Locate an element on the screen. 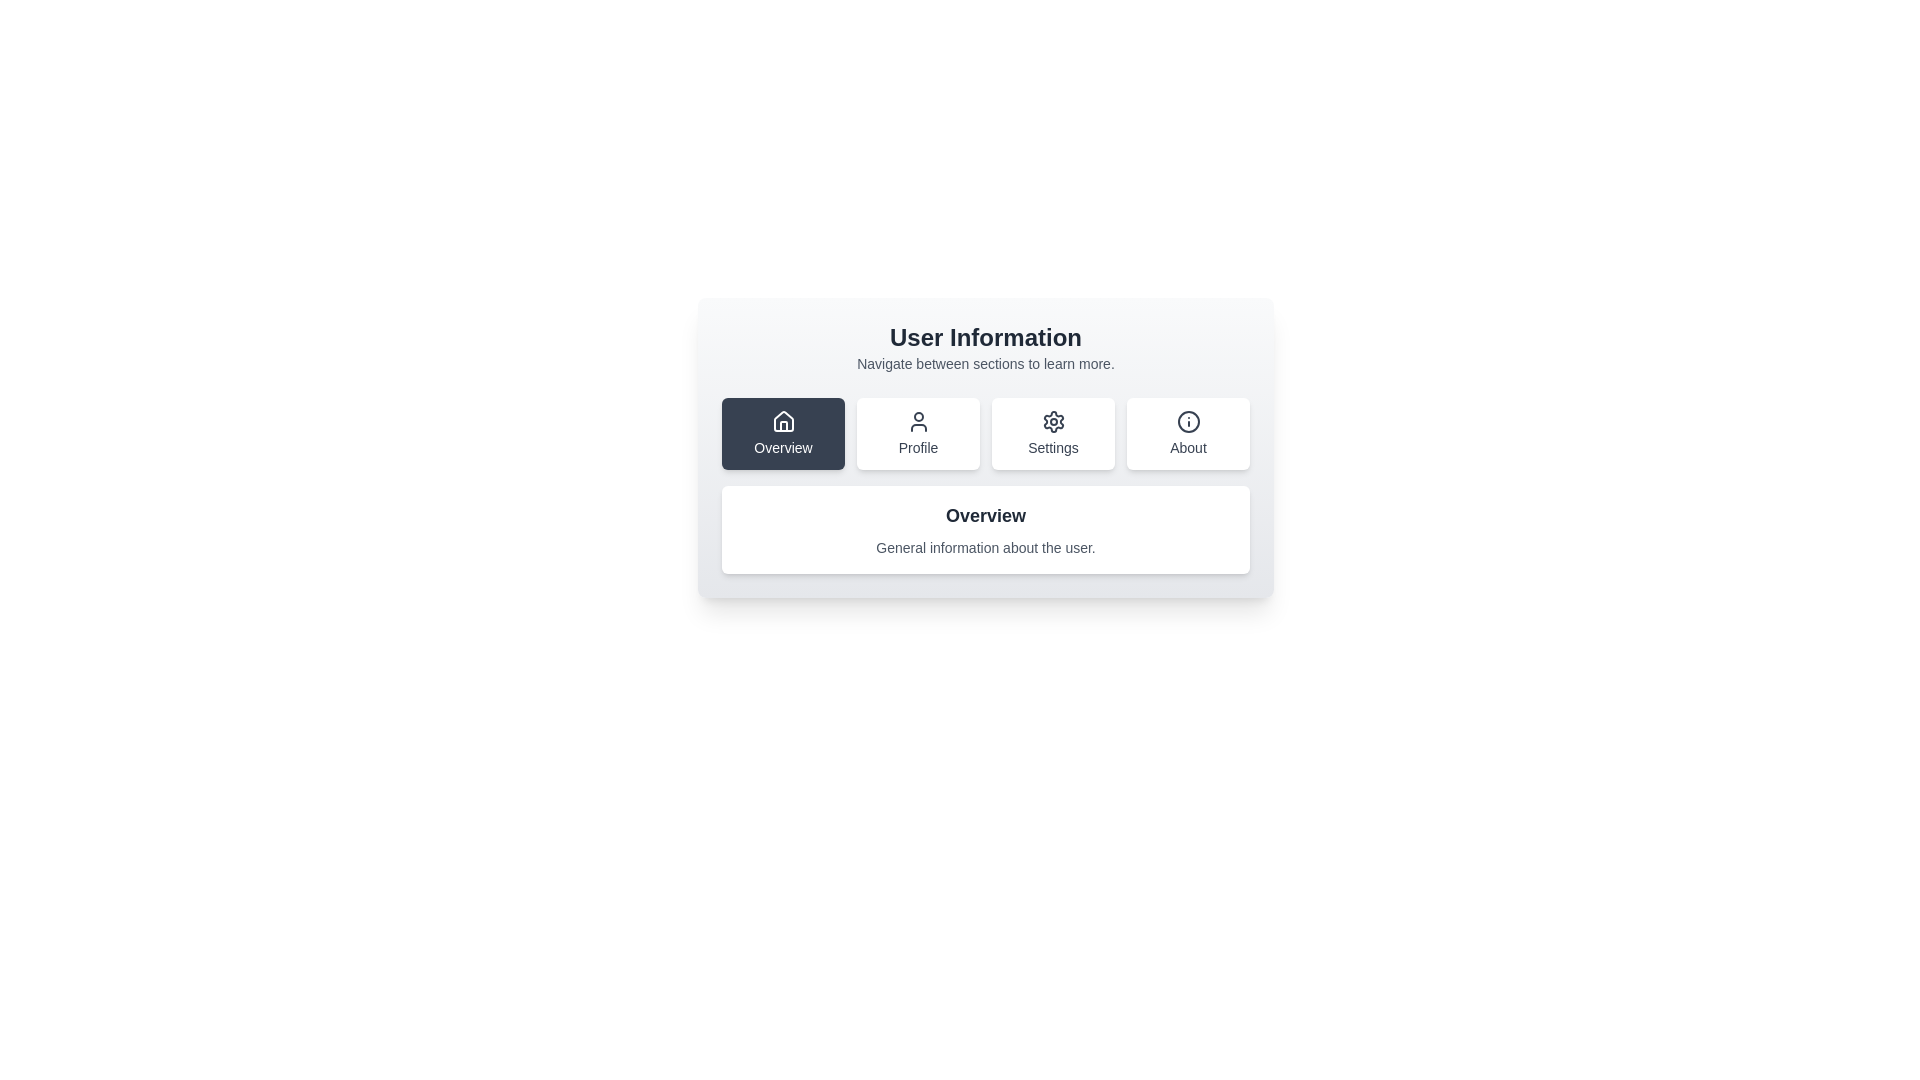  the circular component of the 'About' icon located in the navigation bar, which is the fourth item in the row of buttons under the 'User Information' header is located at coordinates (1188, 420).